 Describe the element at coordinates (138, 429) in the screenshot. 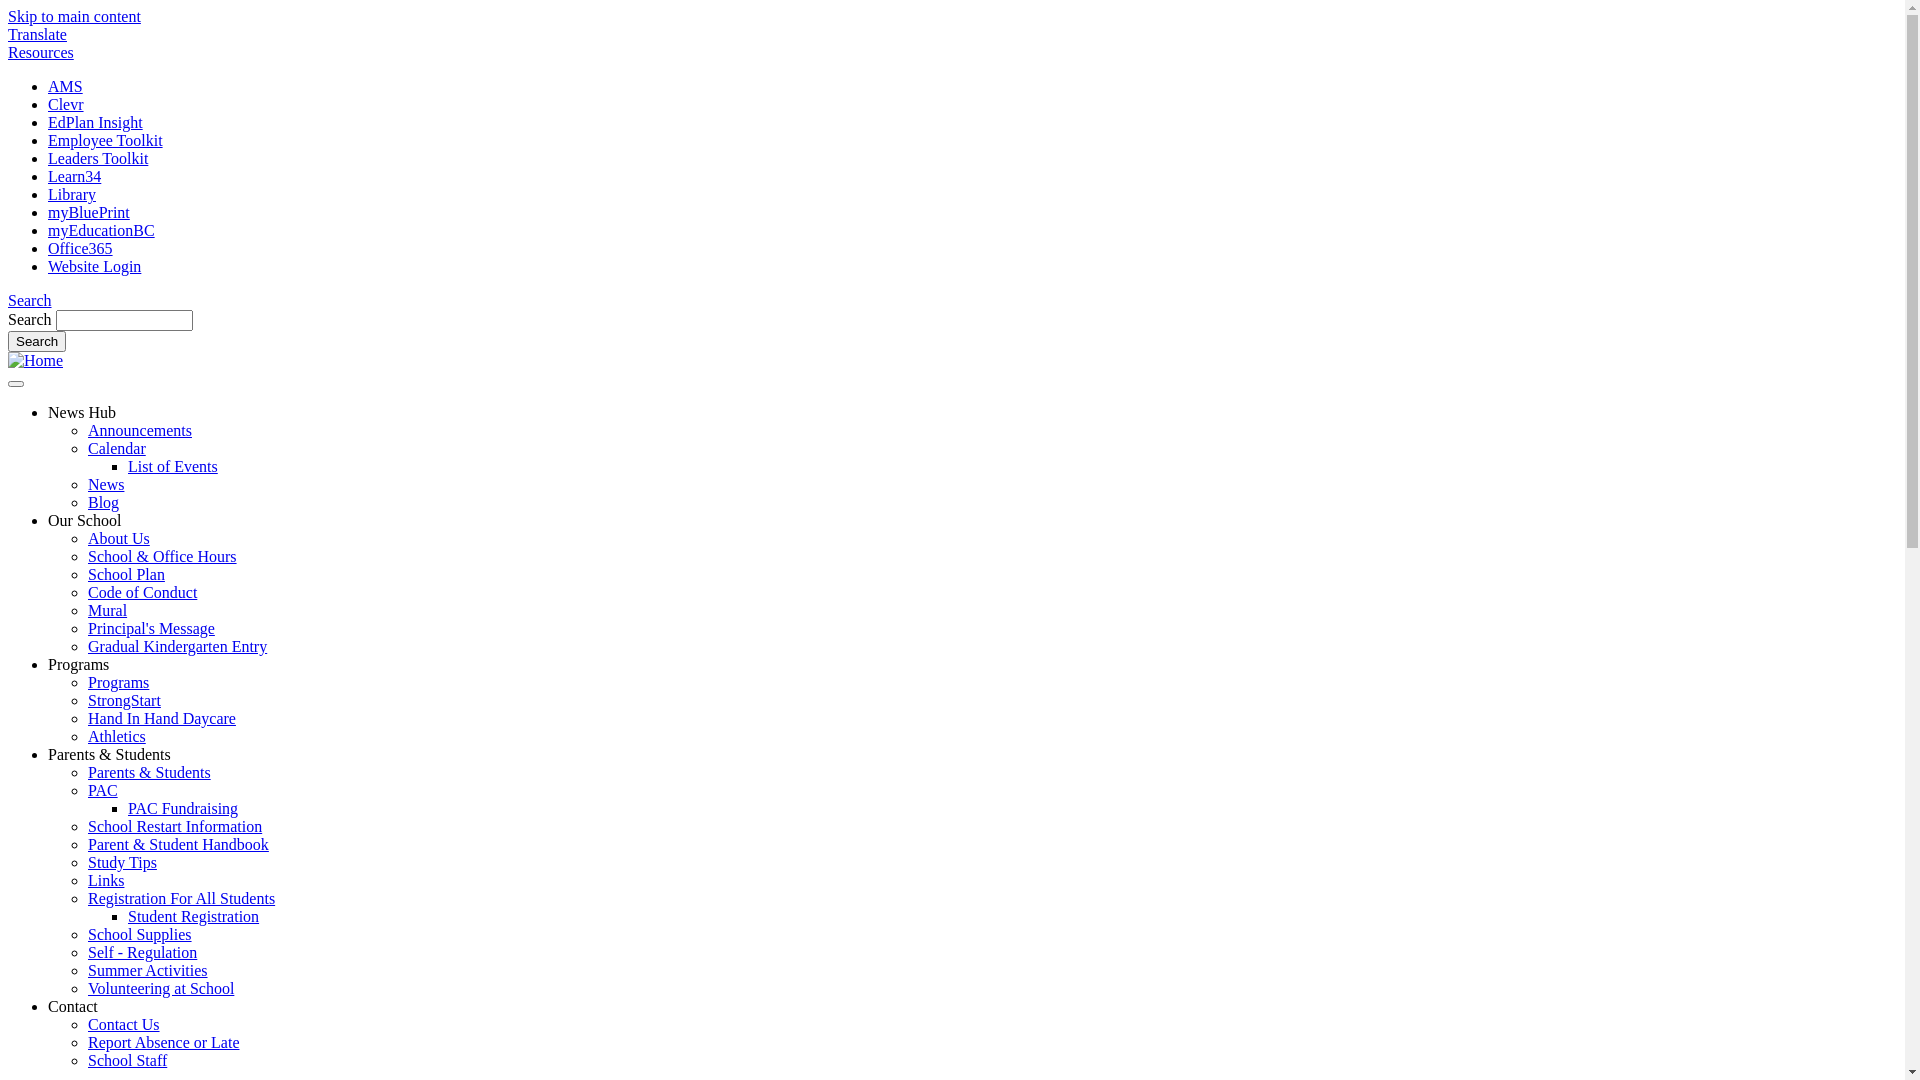

I see `'Announcements'` at that location.